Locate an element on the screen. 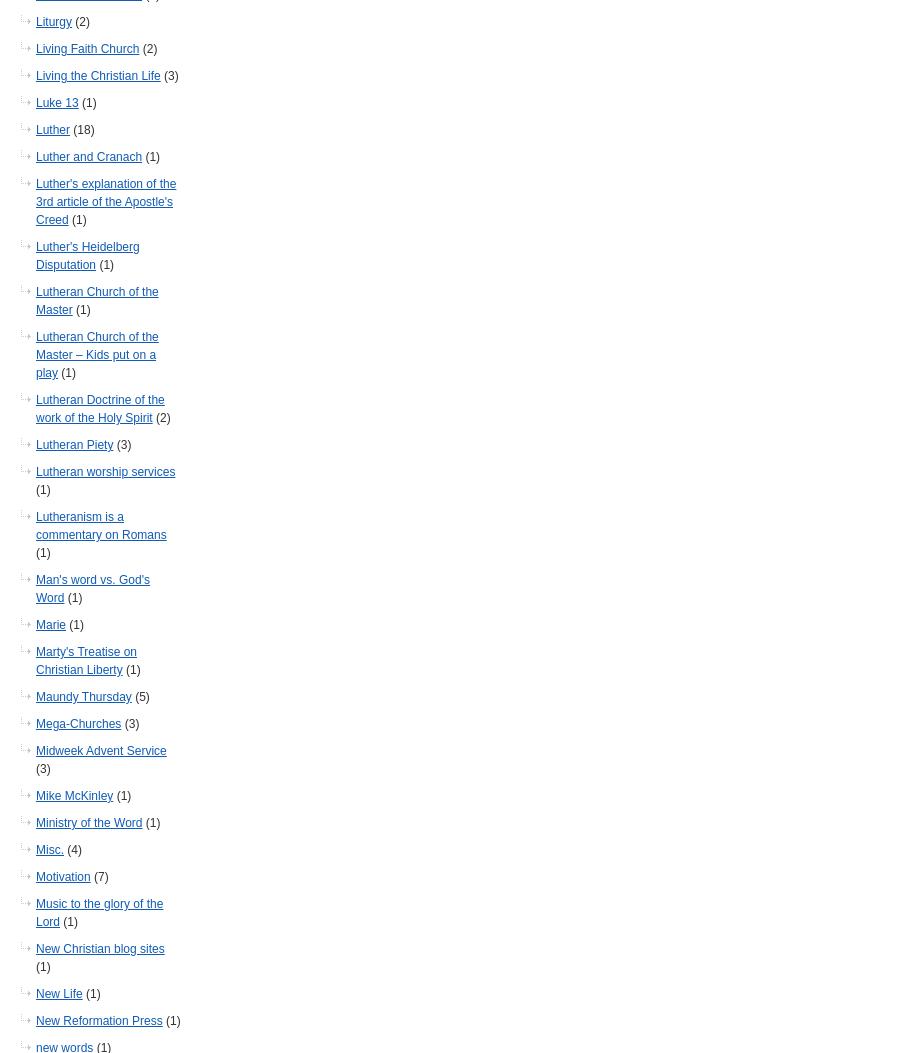  'Music to the glory of the Lord' is located at coordinates (99, 911).